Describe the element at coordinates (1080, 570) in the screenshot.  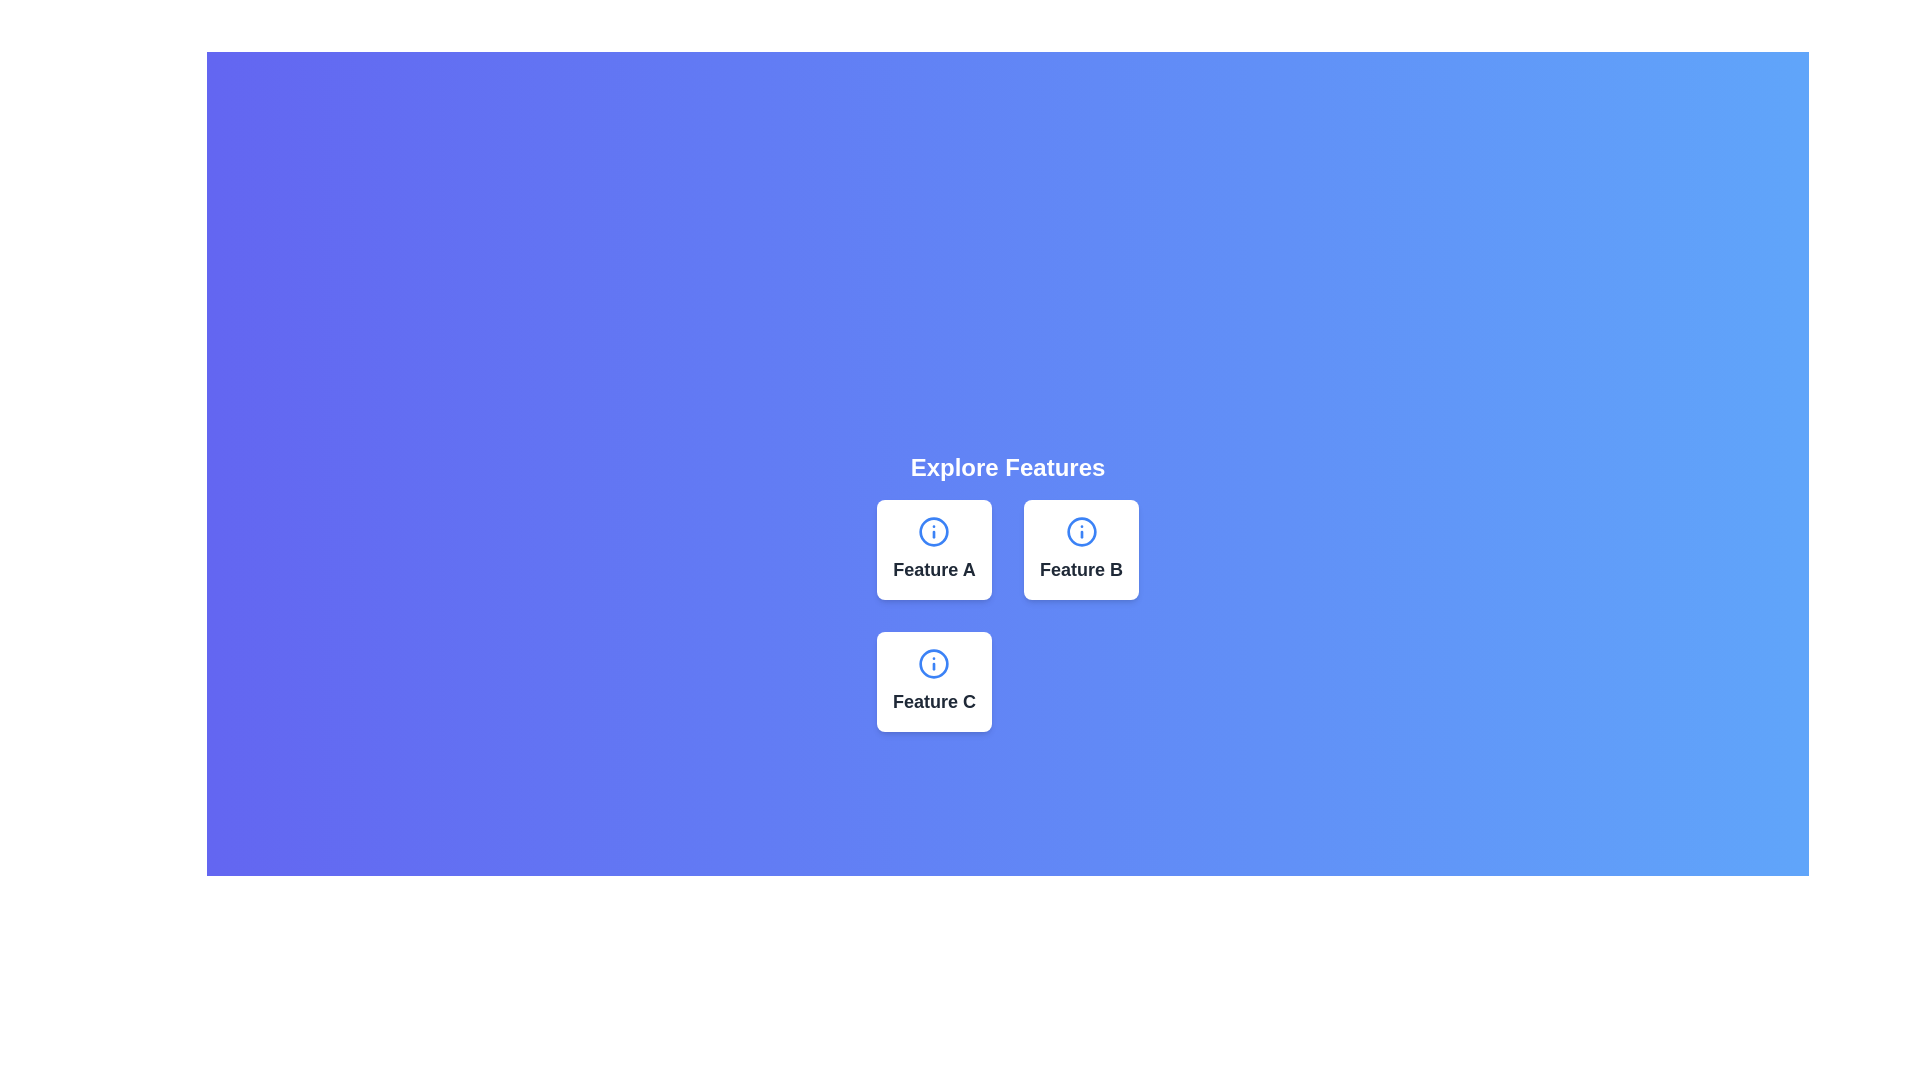
I see `the text label reading 'Feature B' which is styled in bold, large dark gray font and centered within a rounded white card` at that location.